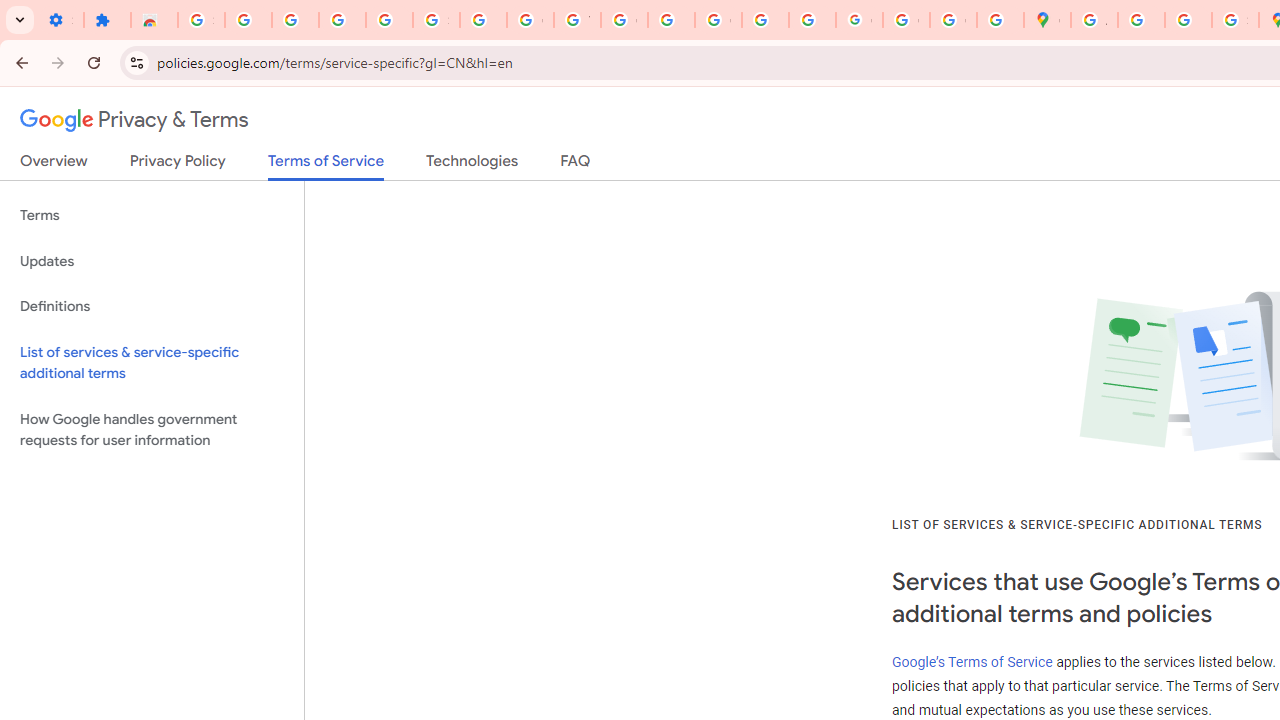 This screenshot has height=720, width=1280. I want to click on 'Safety in Our Products - Google Safety Center', so click(1234, 20).